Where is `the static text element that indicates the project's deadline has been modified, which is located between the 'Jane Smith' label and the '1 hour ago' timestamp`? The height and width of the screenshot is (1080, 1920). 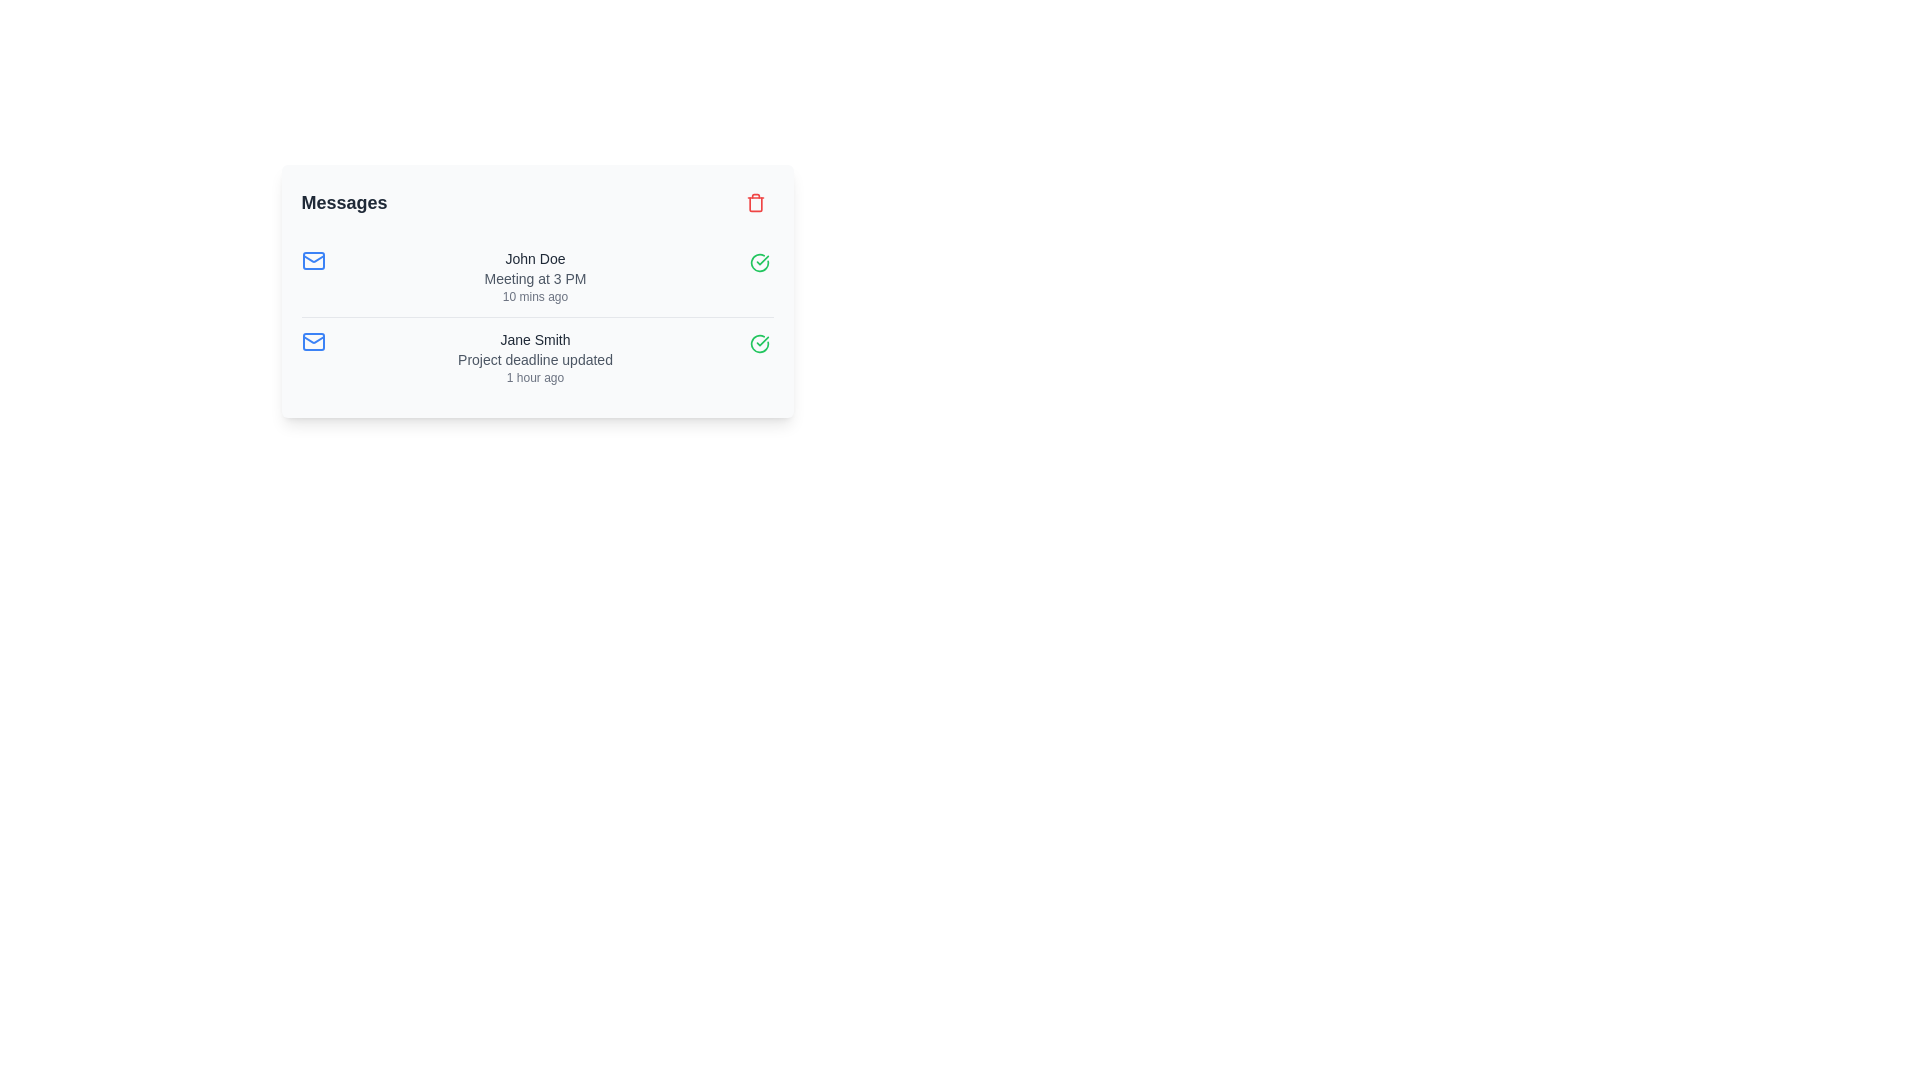 the static text element that indicates the project's deadline has been modified, which is located between the 'Jane Smith' label and the '1 hour ago' timestamp is located at coordinates (535, 358).